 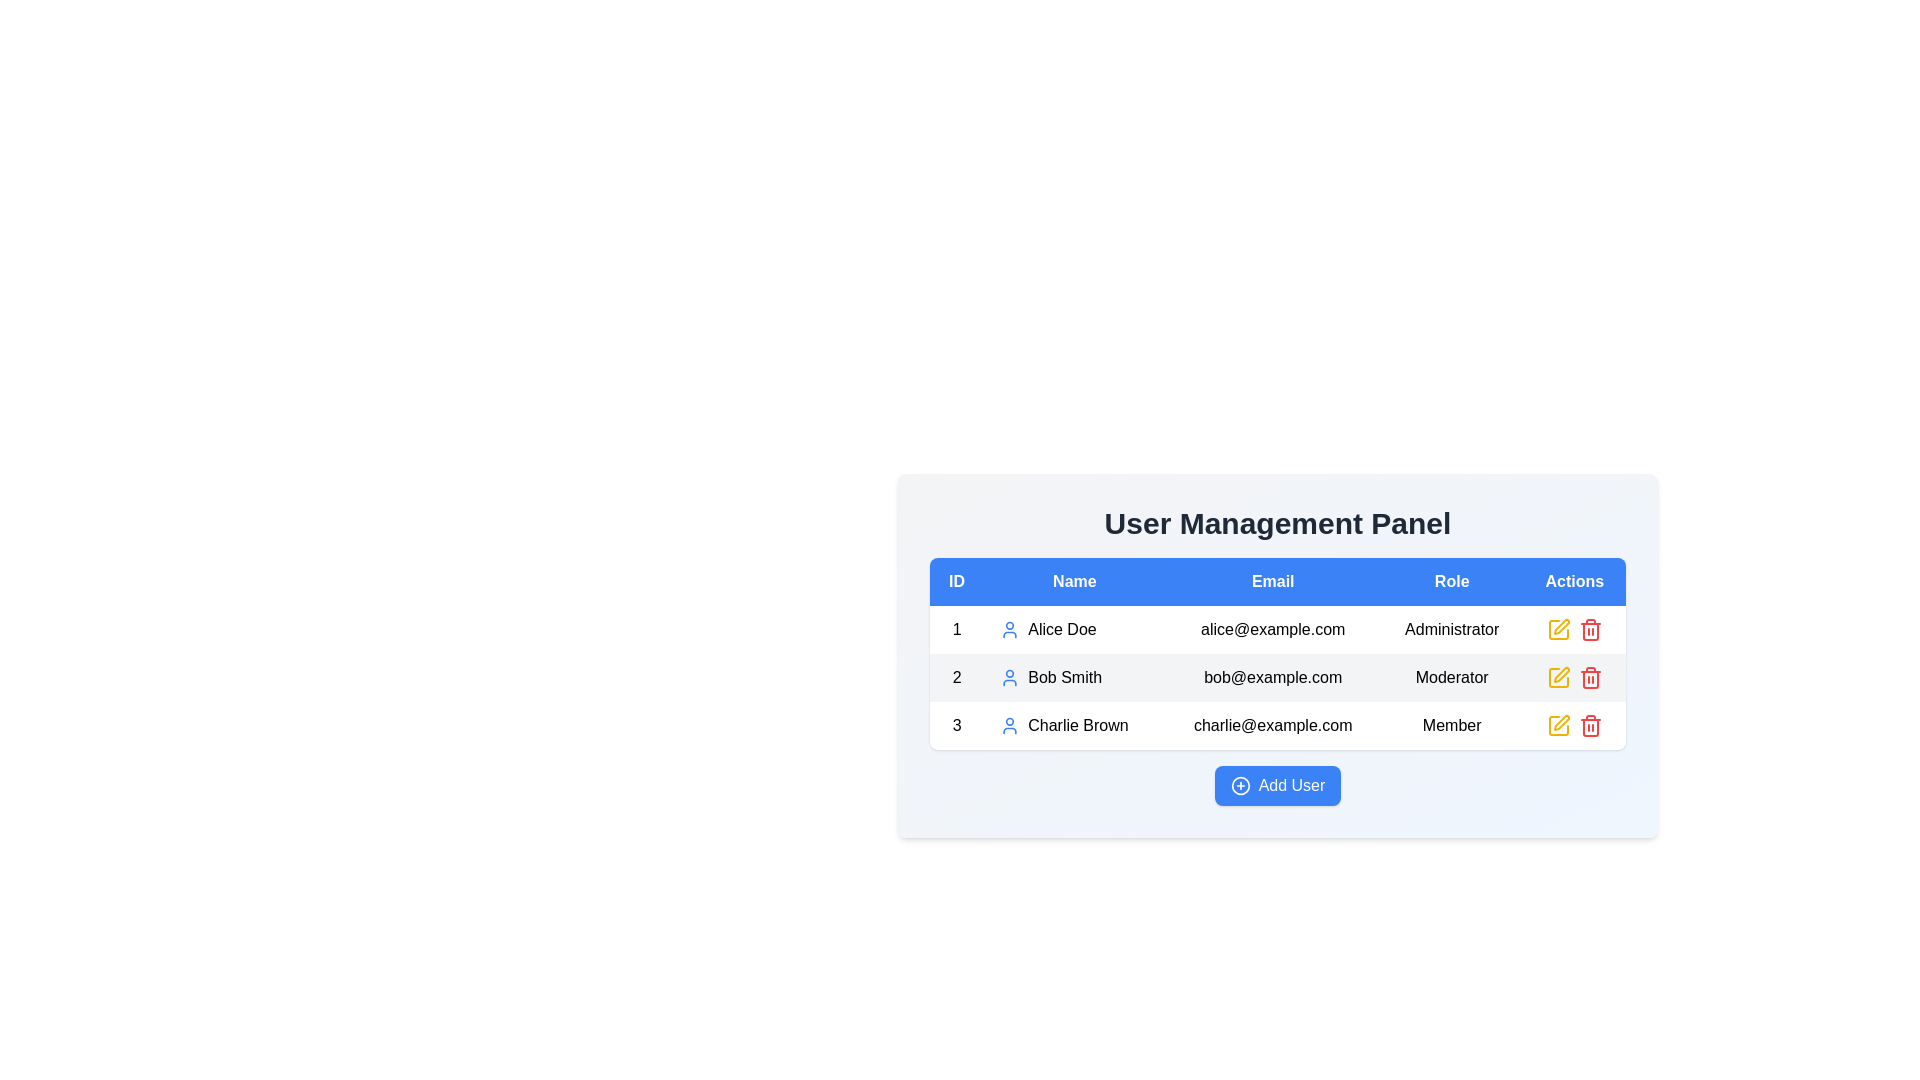 What do you see at coordinates (1560, 675) in the screenshot?
I see `the edit icon in the actions column of the user management table corresponding to Bob Smith` at bounding box center [1560, 675].